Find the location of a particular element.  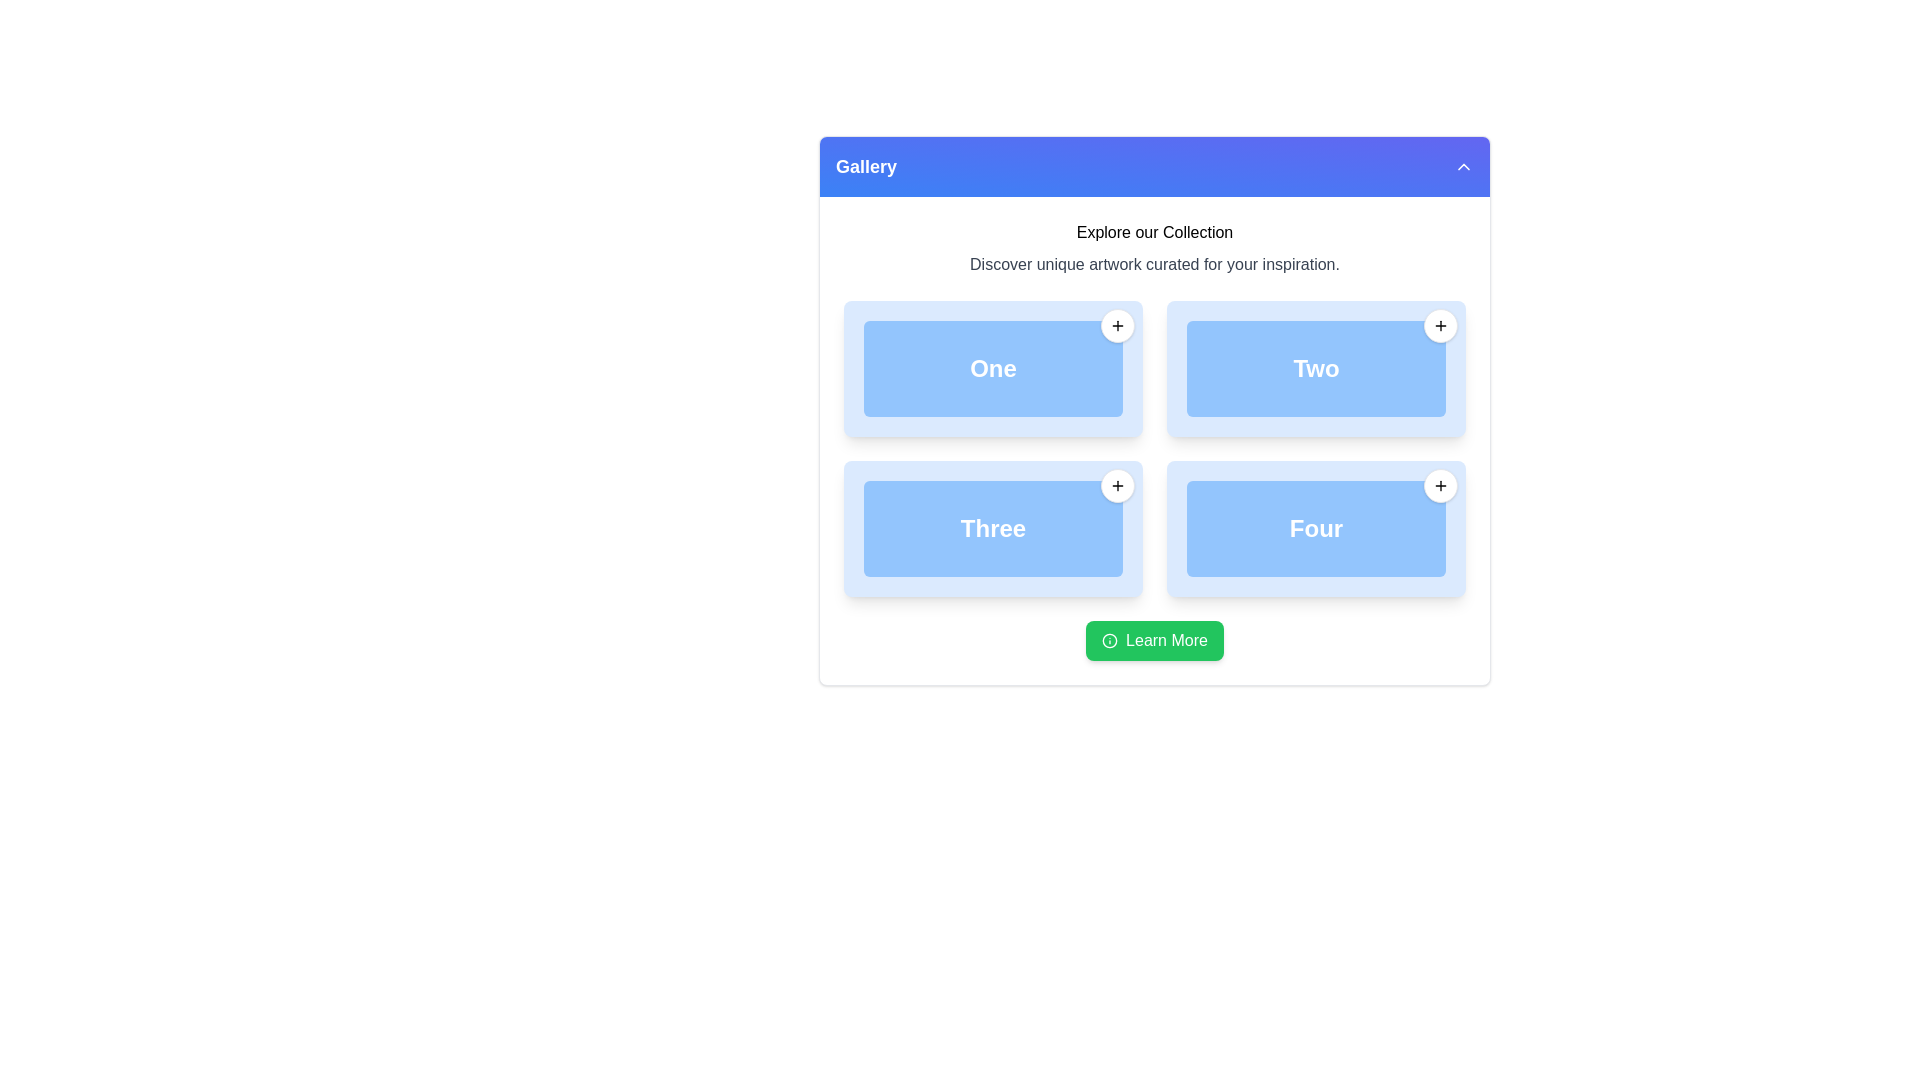

the rectangular card with rounded edges and a light blue background containing the bold white text 'Three' at its center is located at coordinates (993, 527).